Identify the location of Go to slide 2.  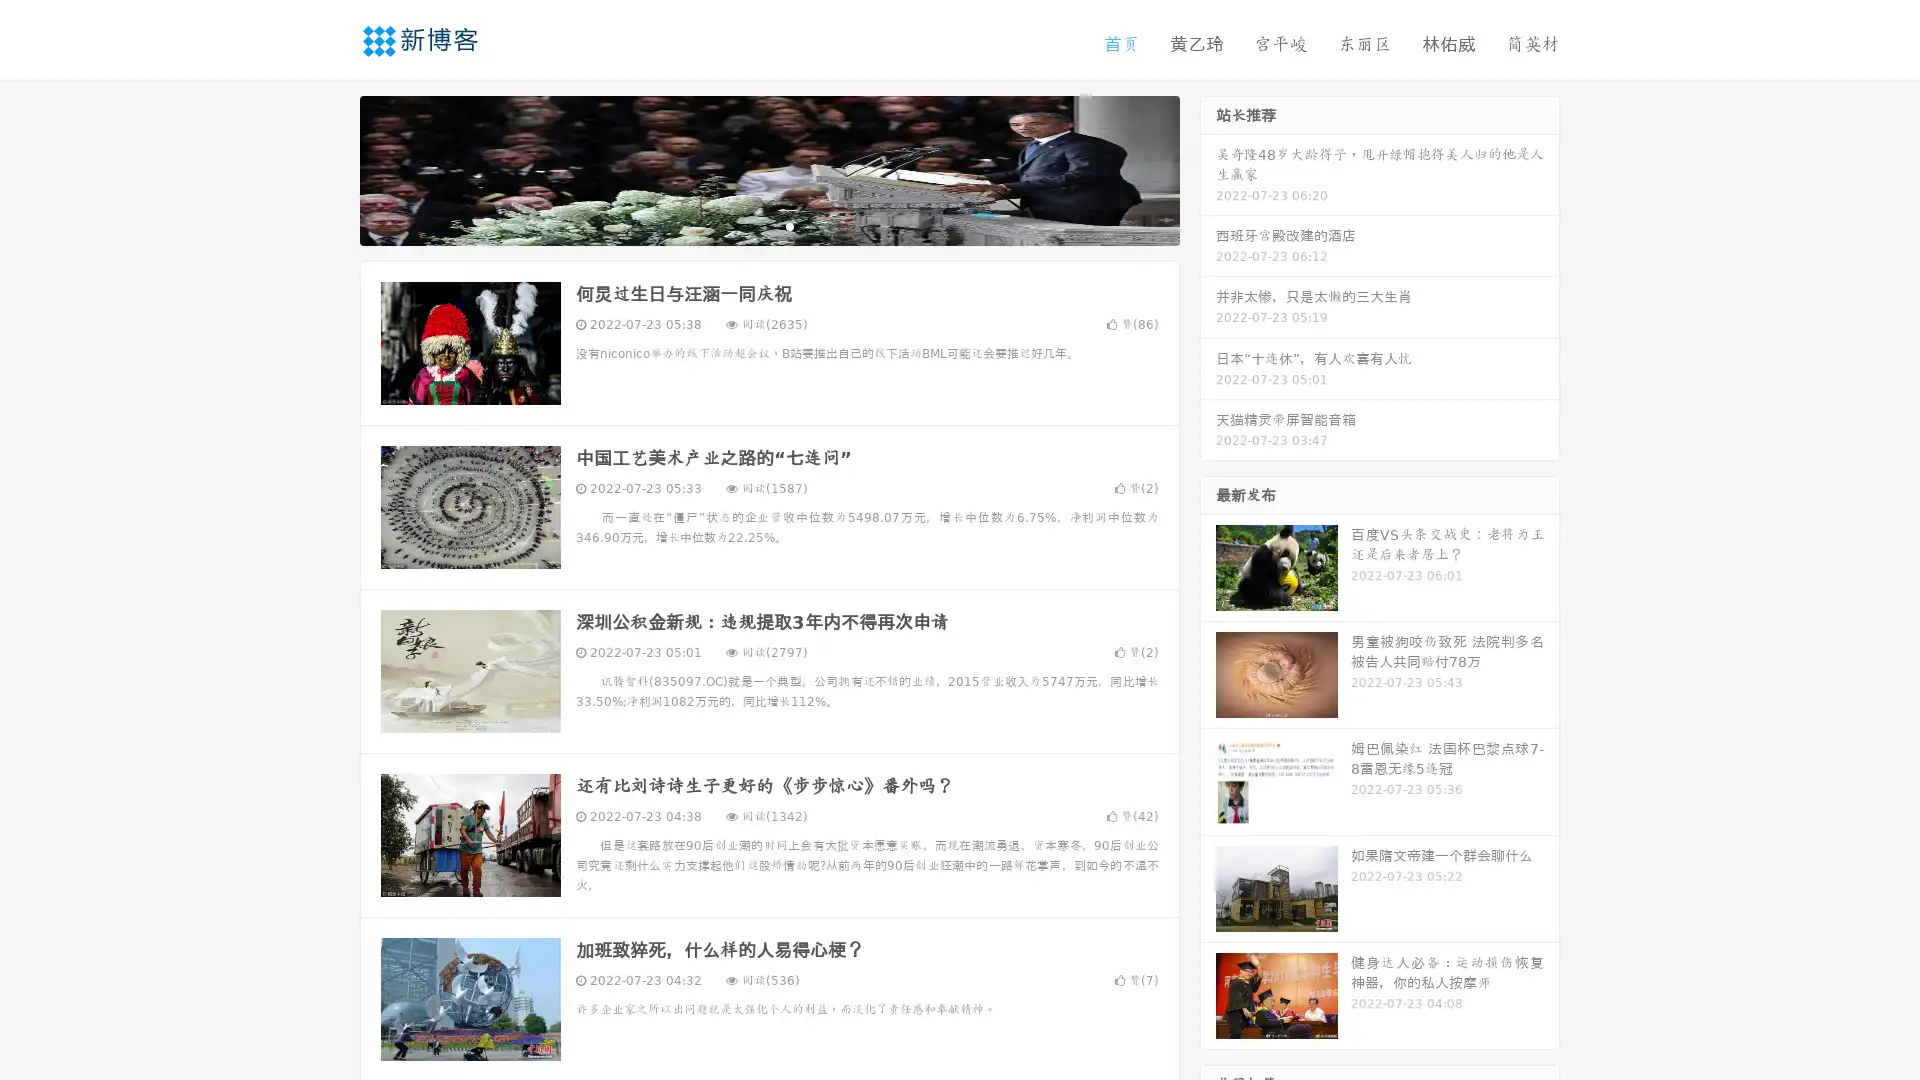
(768, 225).